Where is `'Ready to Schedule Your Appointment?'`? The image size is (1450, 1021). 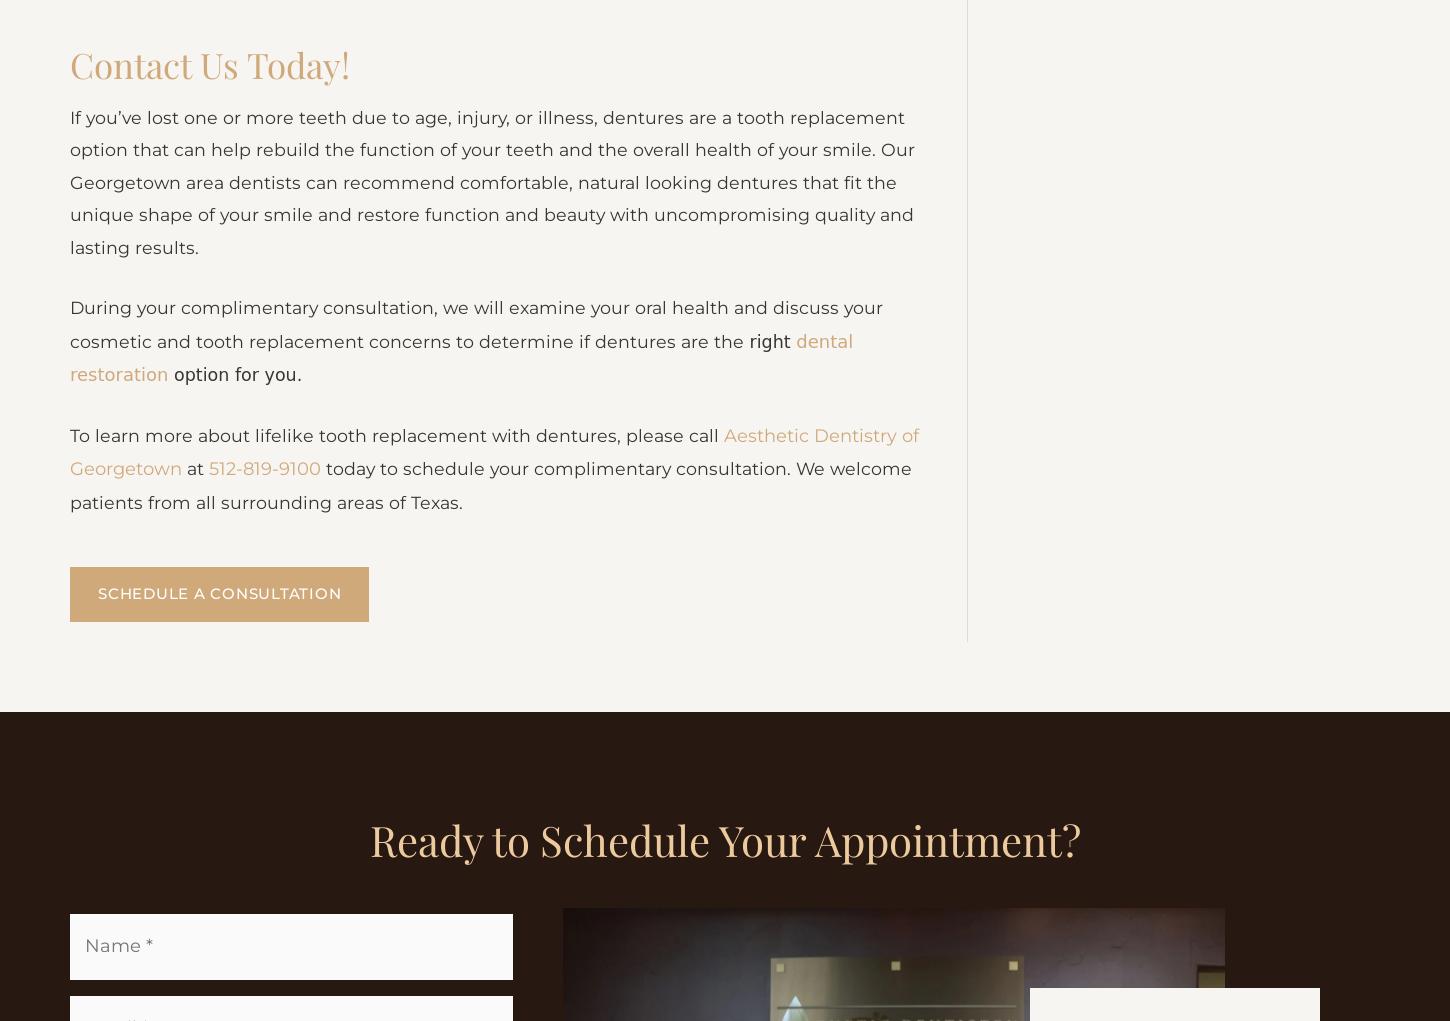
'Ready to Schedule Your Appointment?' is located at coordinates (368, 984).